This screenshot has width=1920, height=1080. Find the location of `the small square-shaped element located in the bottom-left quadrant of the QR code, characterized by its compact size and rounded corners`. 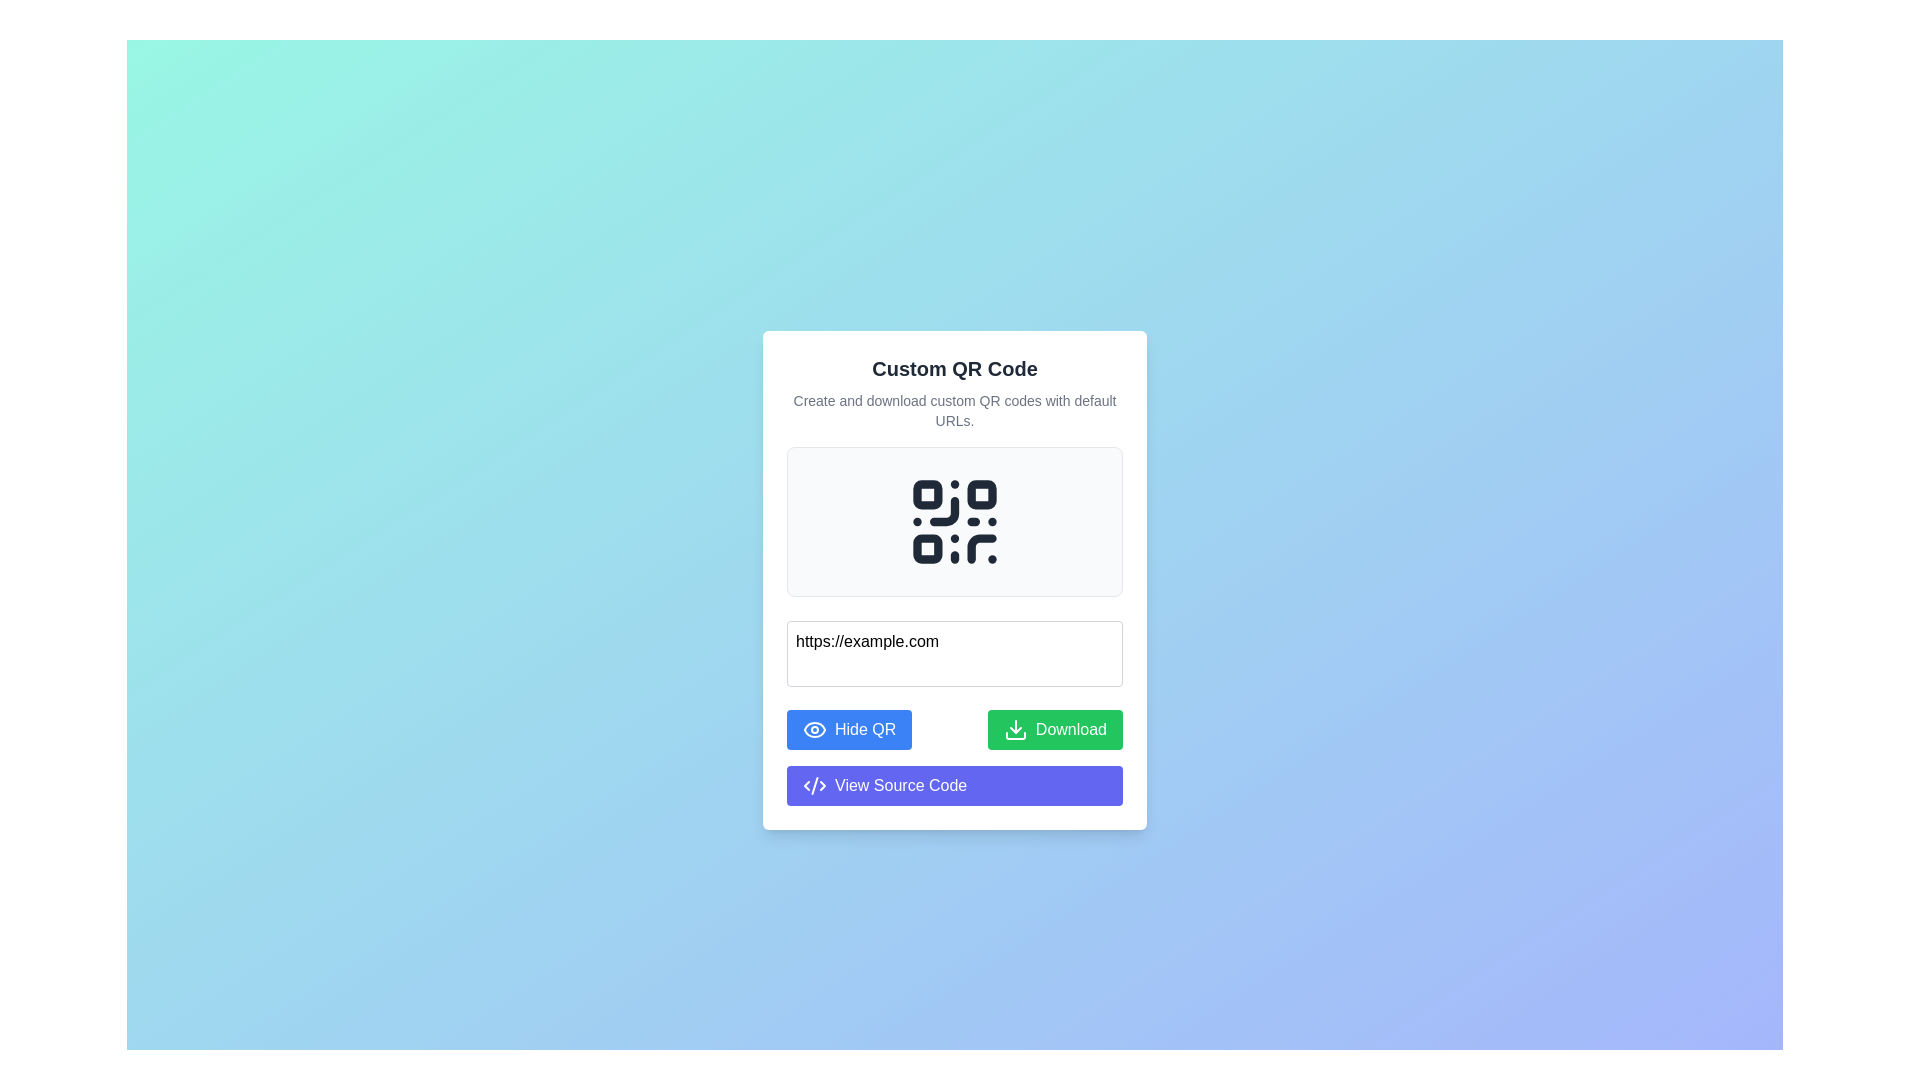

the small square-shaped element located in the bottom-left quadrant of the QR code, characterized by its compact size and rounded corners is located at coordinates (926, 548).